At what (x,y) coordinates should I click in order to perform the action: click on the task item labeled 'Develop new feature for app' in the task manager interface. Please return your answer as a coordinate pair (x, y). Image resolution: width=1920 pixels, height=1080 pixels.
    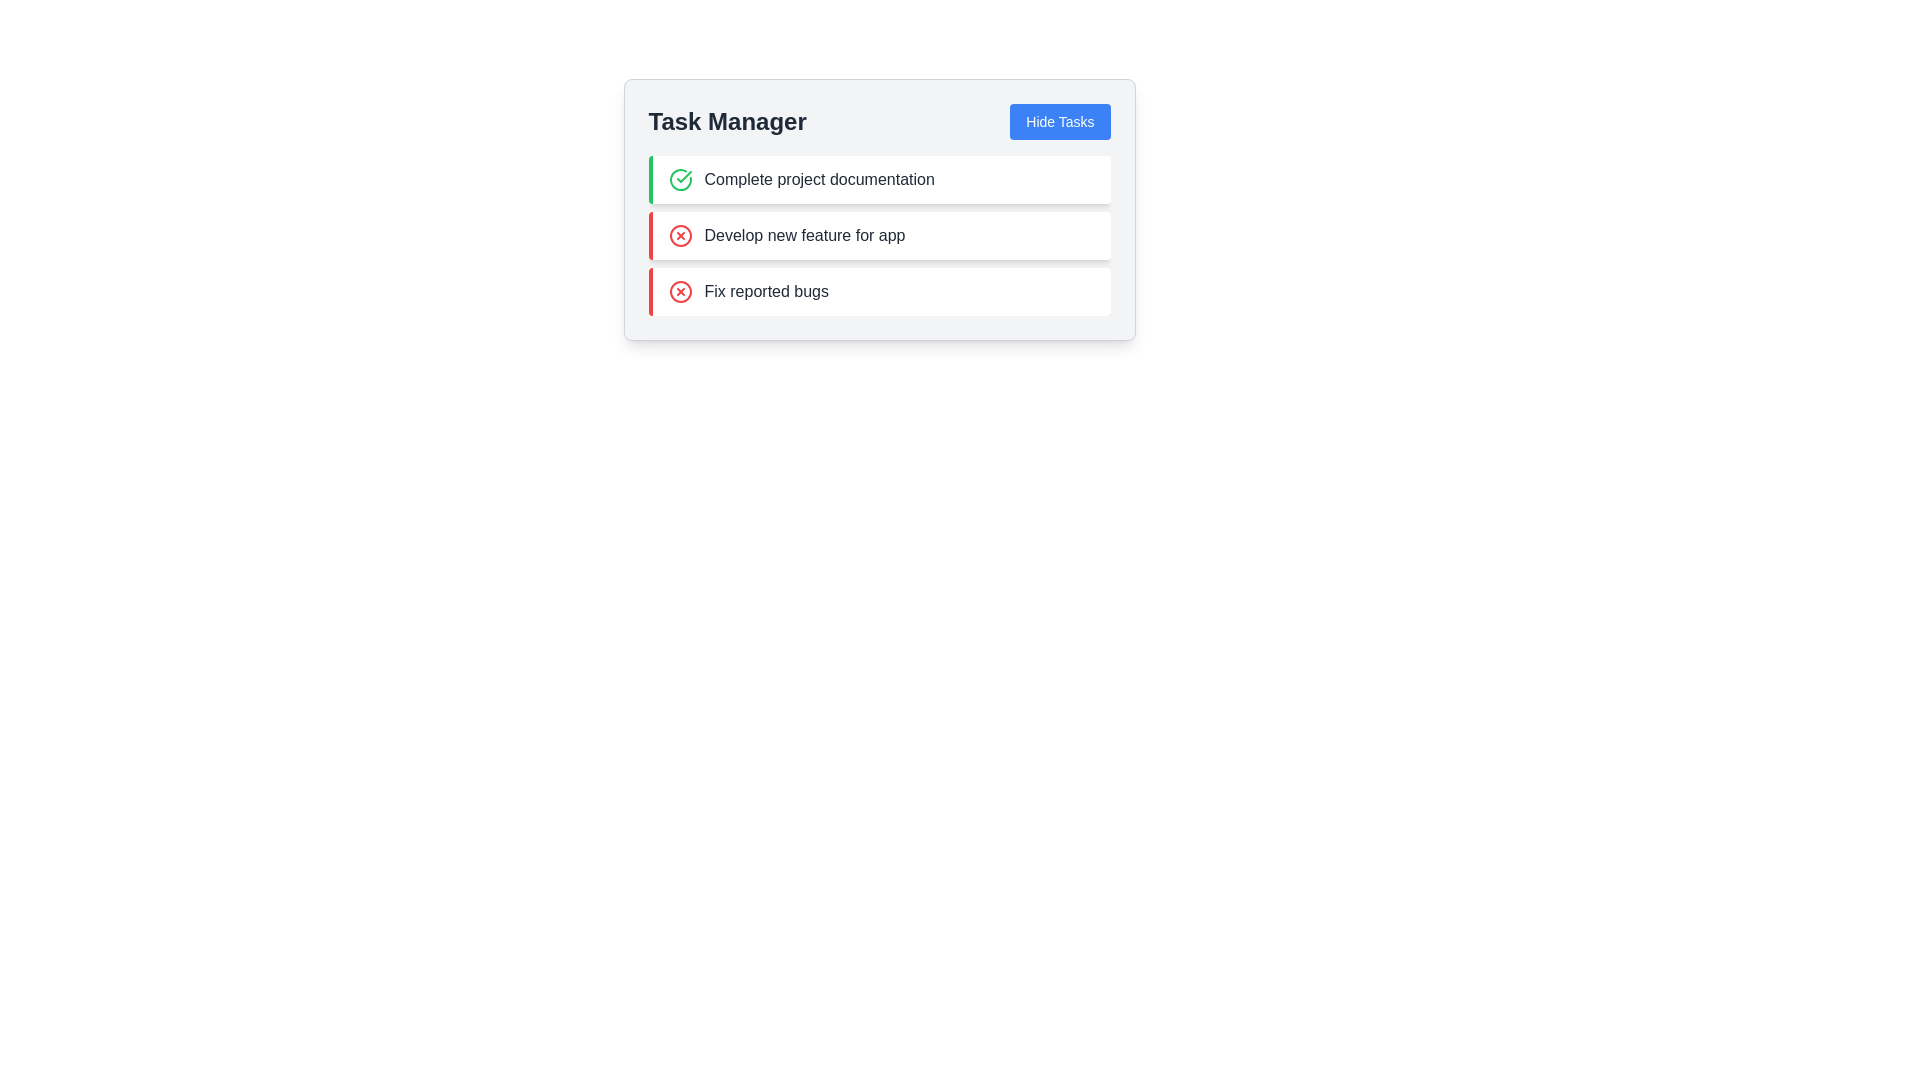
    Looking at the image, I should click on (879, 234).